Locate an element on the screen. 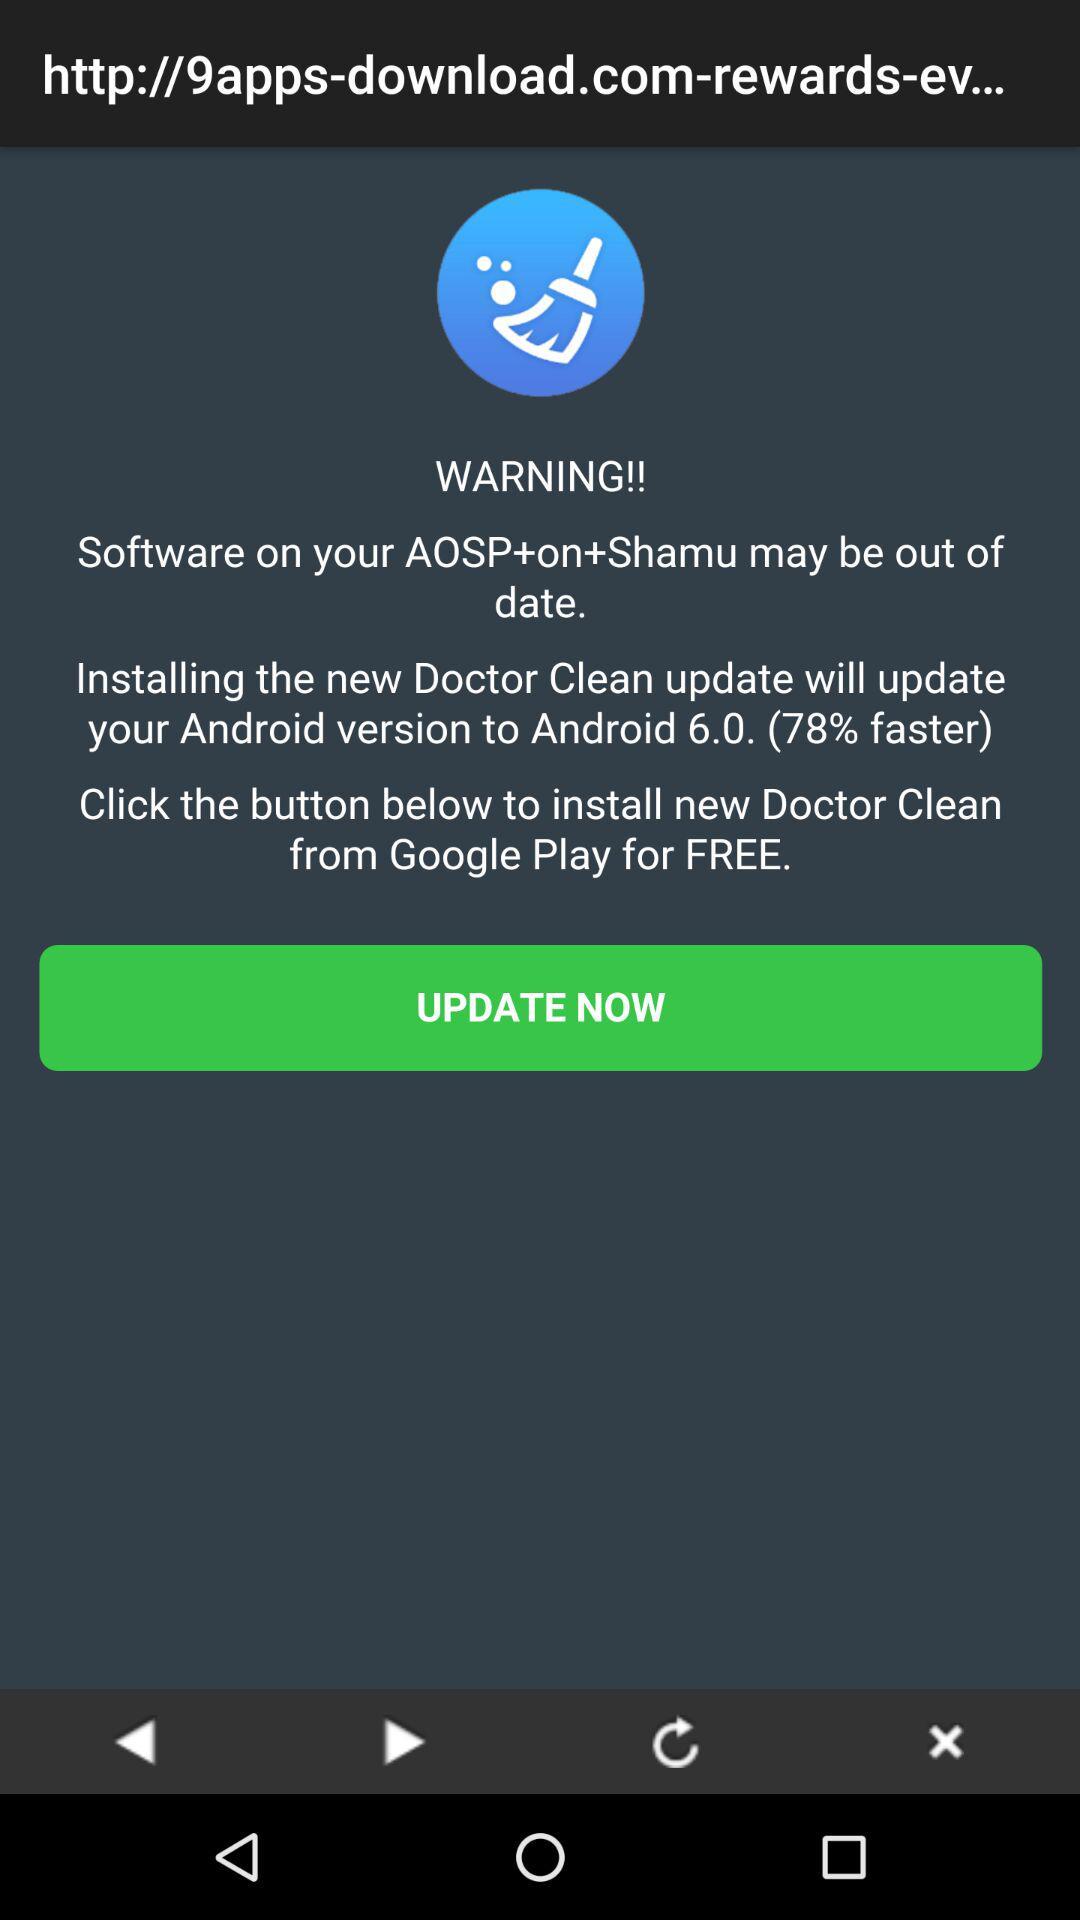 This screenshot has height=1920, width=1080. next page is located at coordinates (405, 1740).